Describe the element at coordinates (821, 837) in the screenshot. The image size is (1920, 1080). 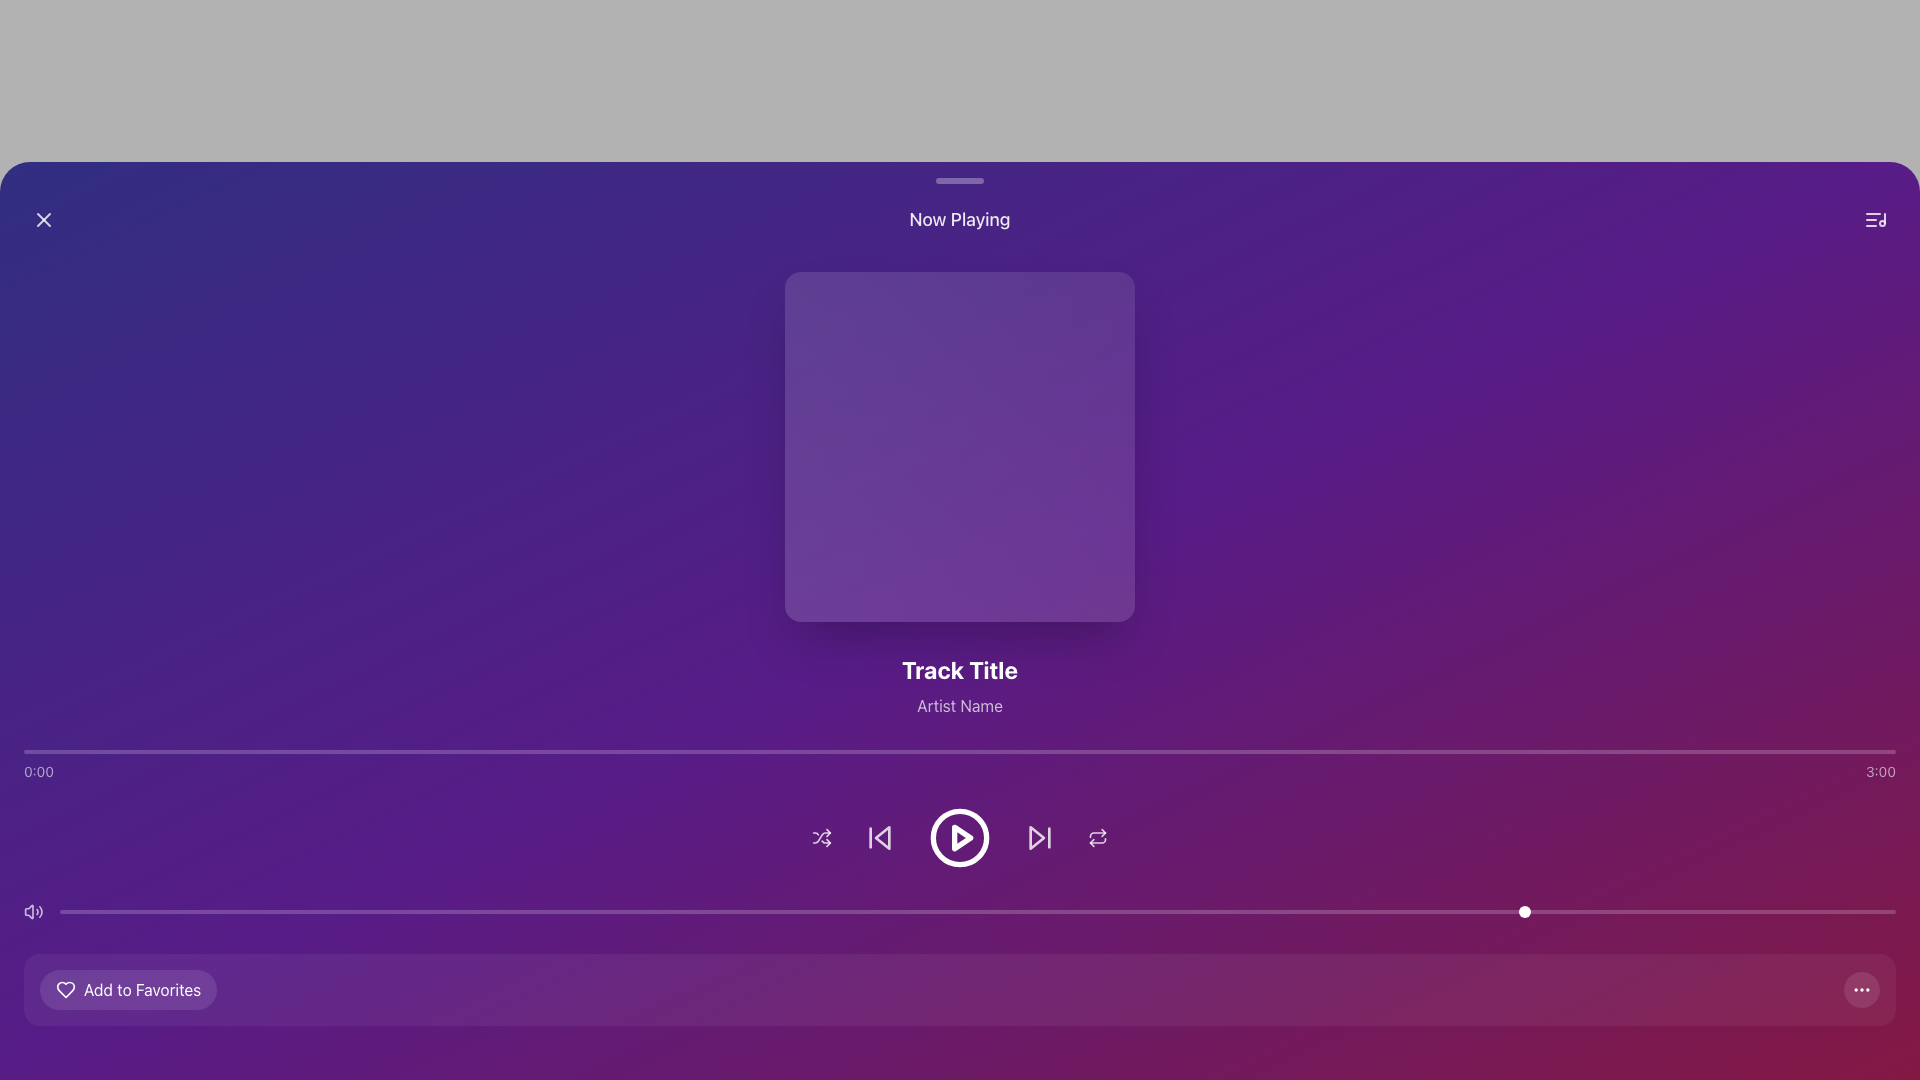
I see `the shuffle button located in the control bar section at the bottom of the page, which is the first interactive element from the left in a sequence of buttons` at that location.